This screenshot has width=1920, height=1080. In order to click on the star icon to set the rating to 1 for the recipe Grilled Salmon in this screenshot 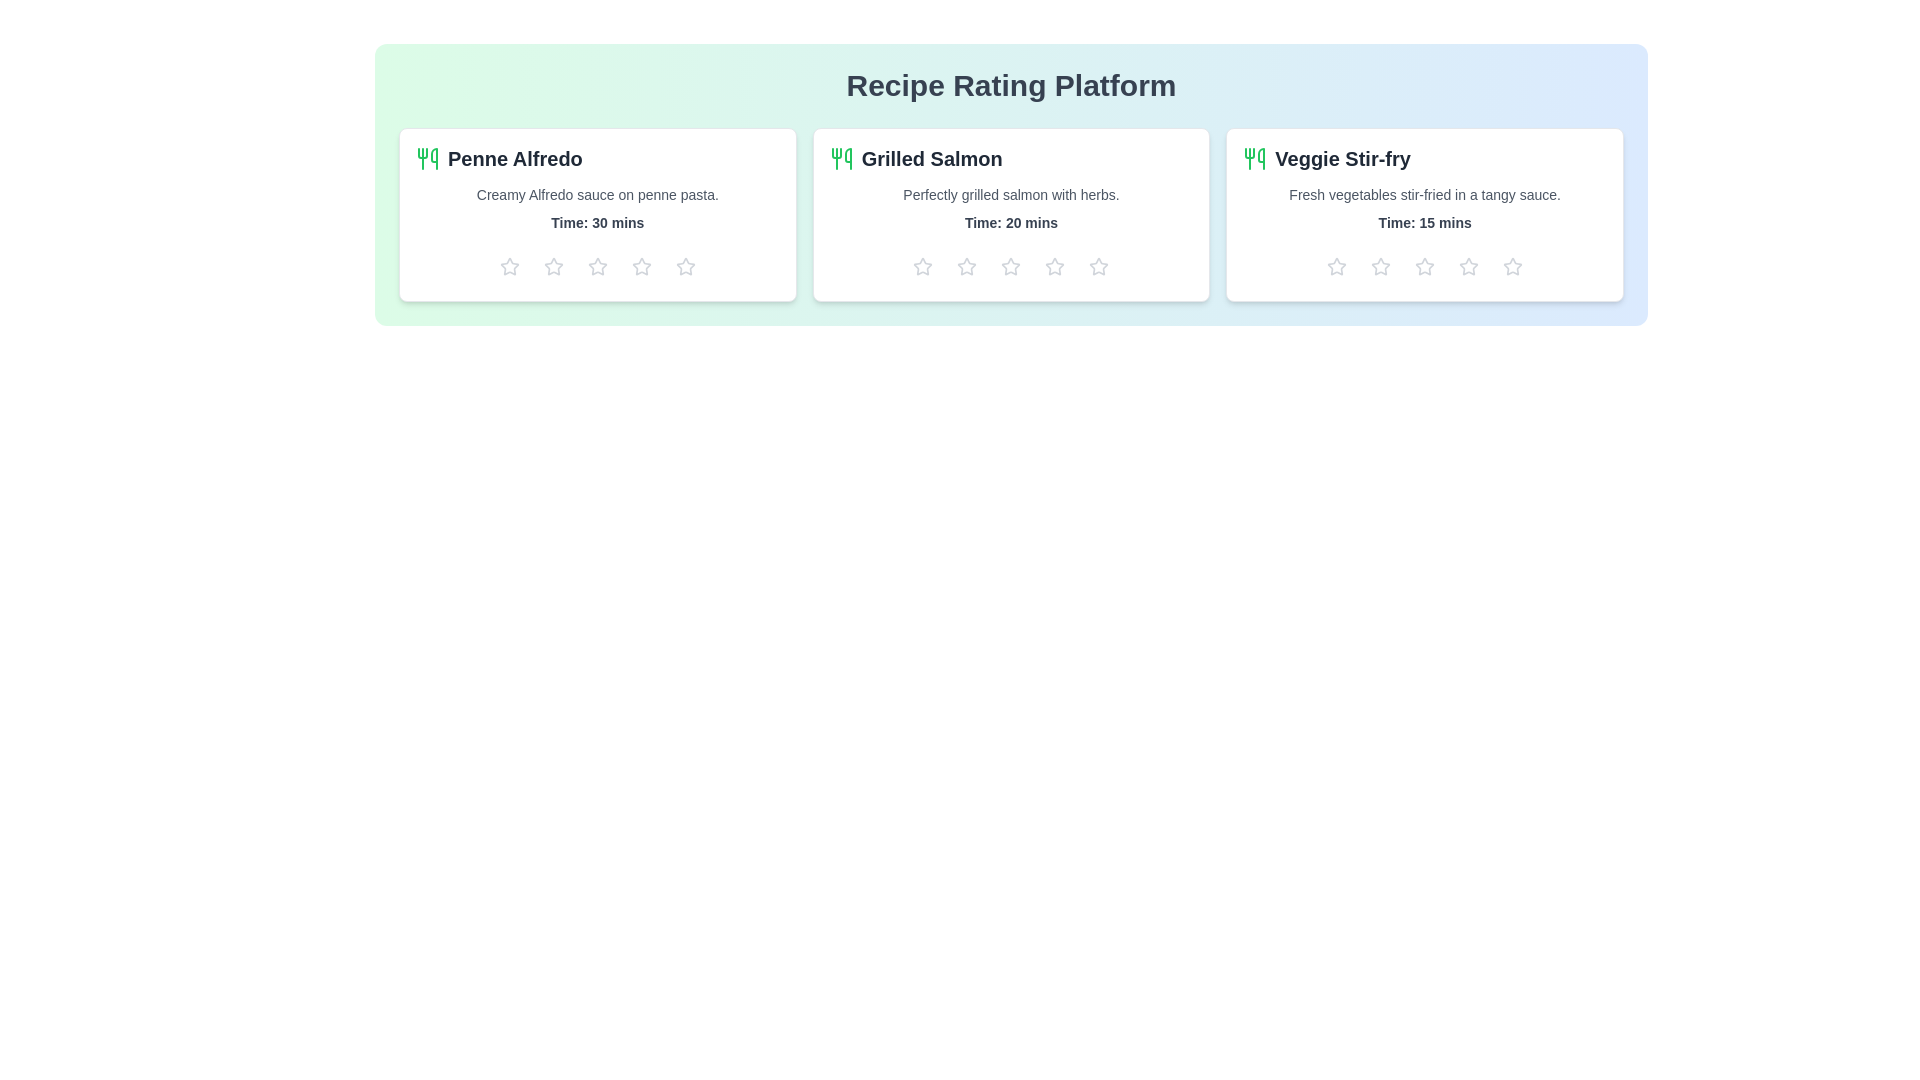, I will do `click(922, 265)`.